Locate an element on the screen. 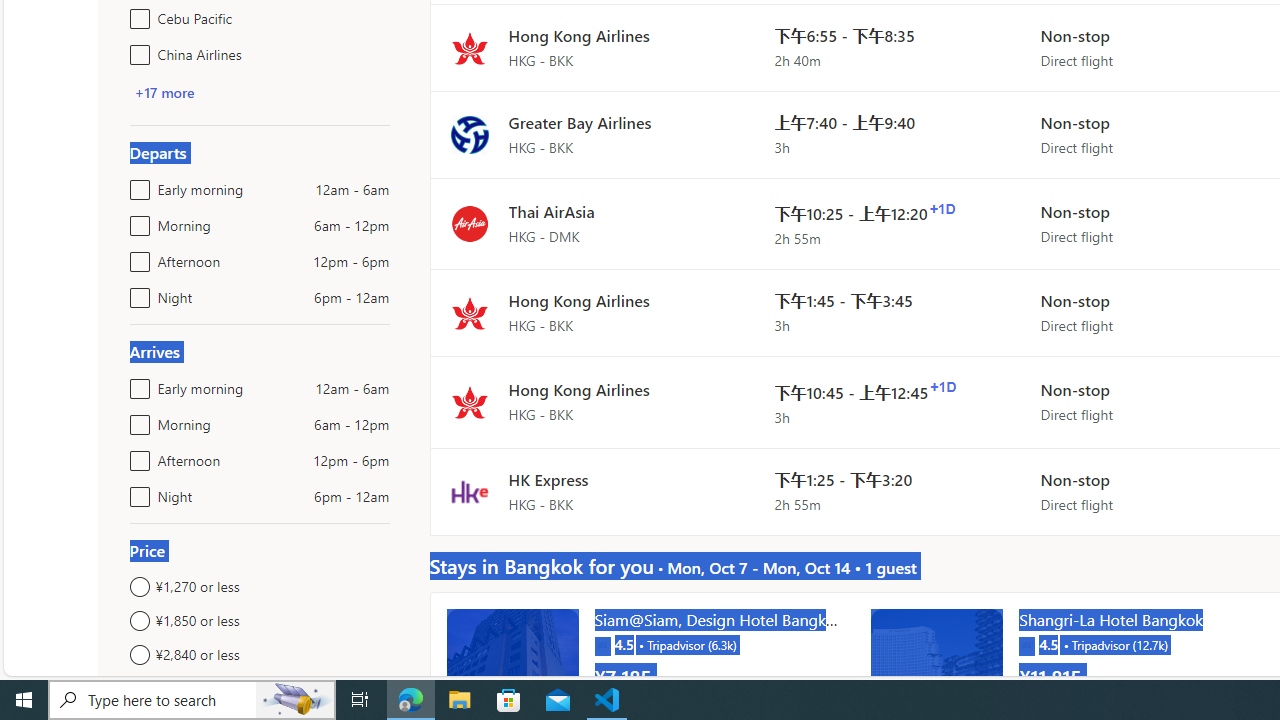 Image resolution: width=1280 pixels, height=720 pixels. 'Cebu Pacific' is located at coordinates (135, 15).